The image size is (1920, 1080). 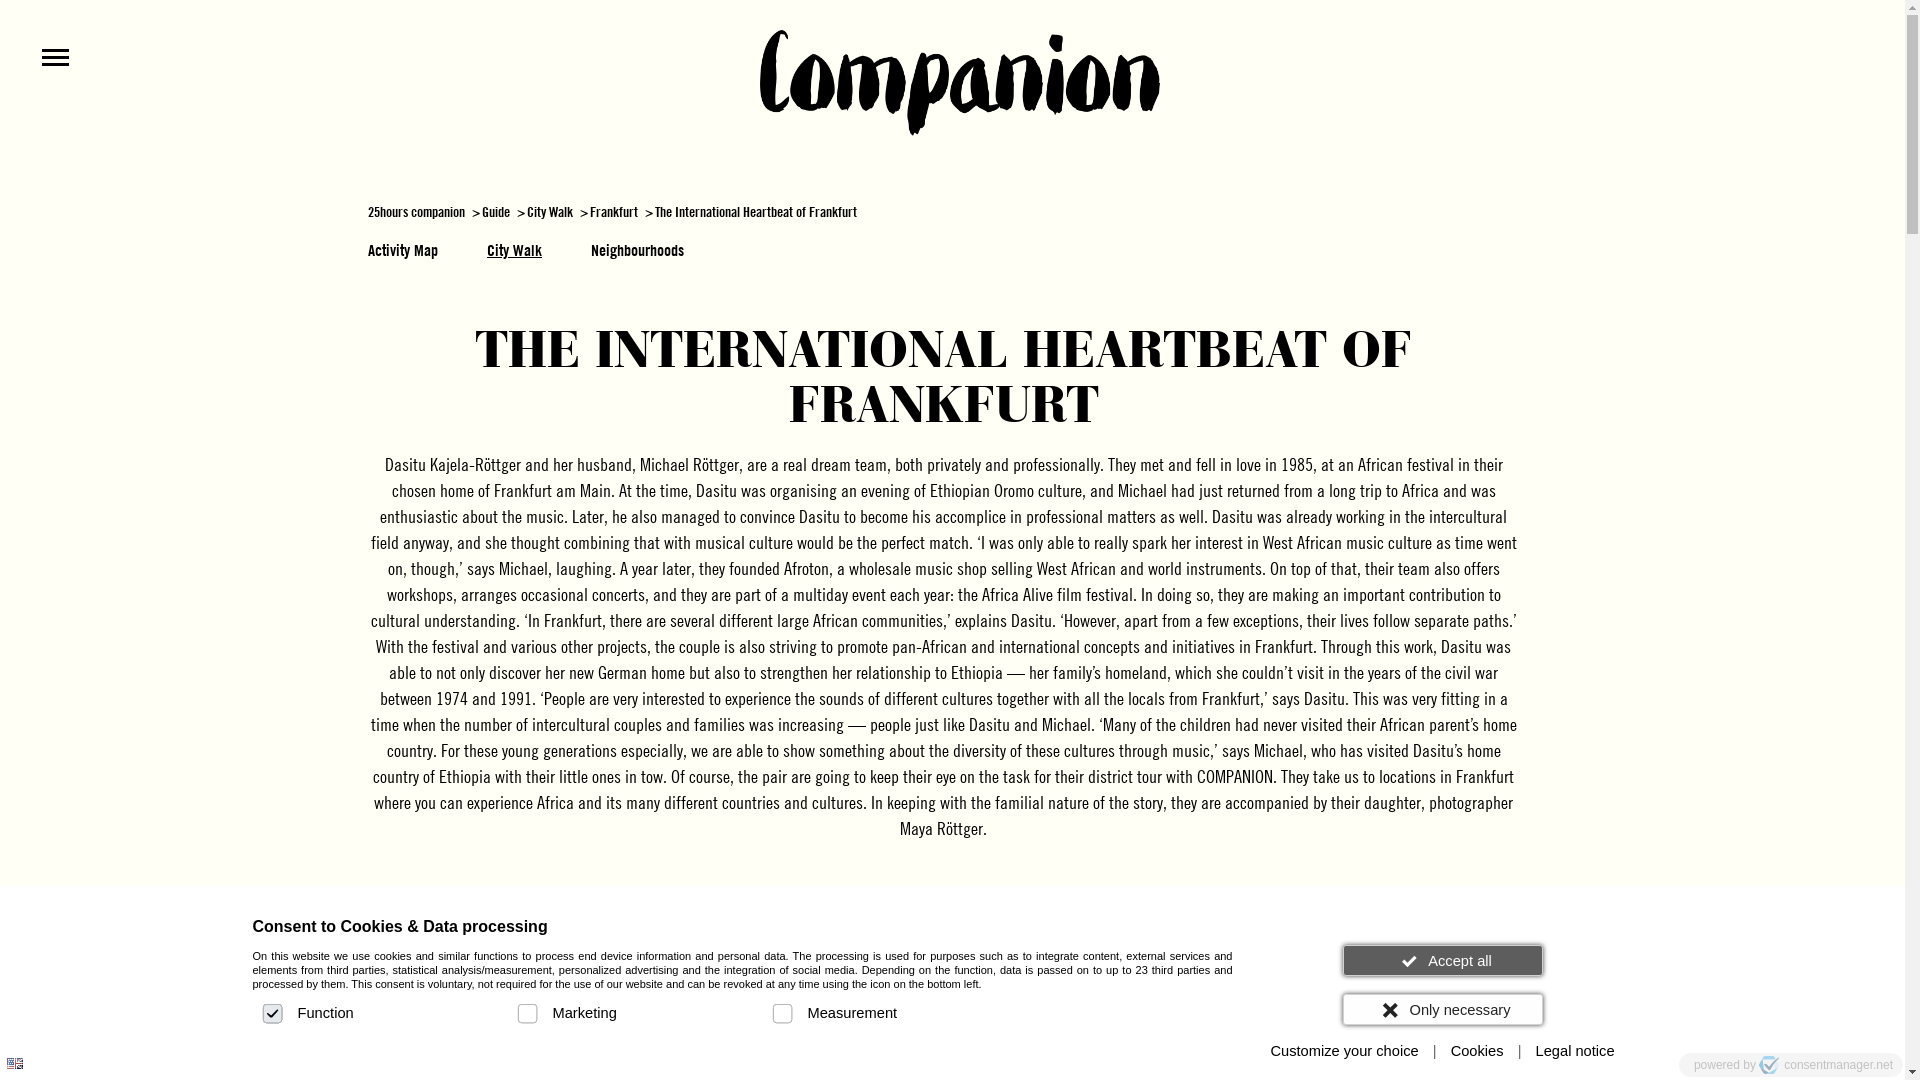 I want to click on 'City Walk', so click(x=514, y=249).